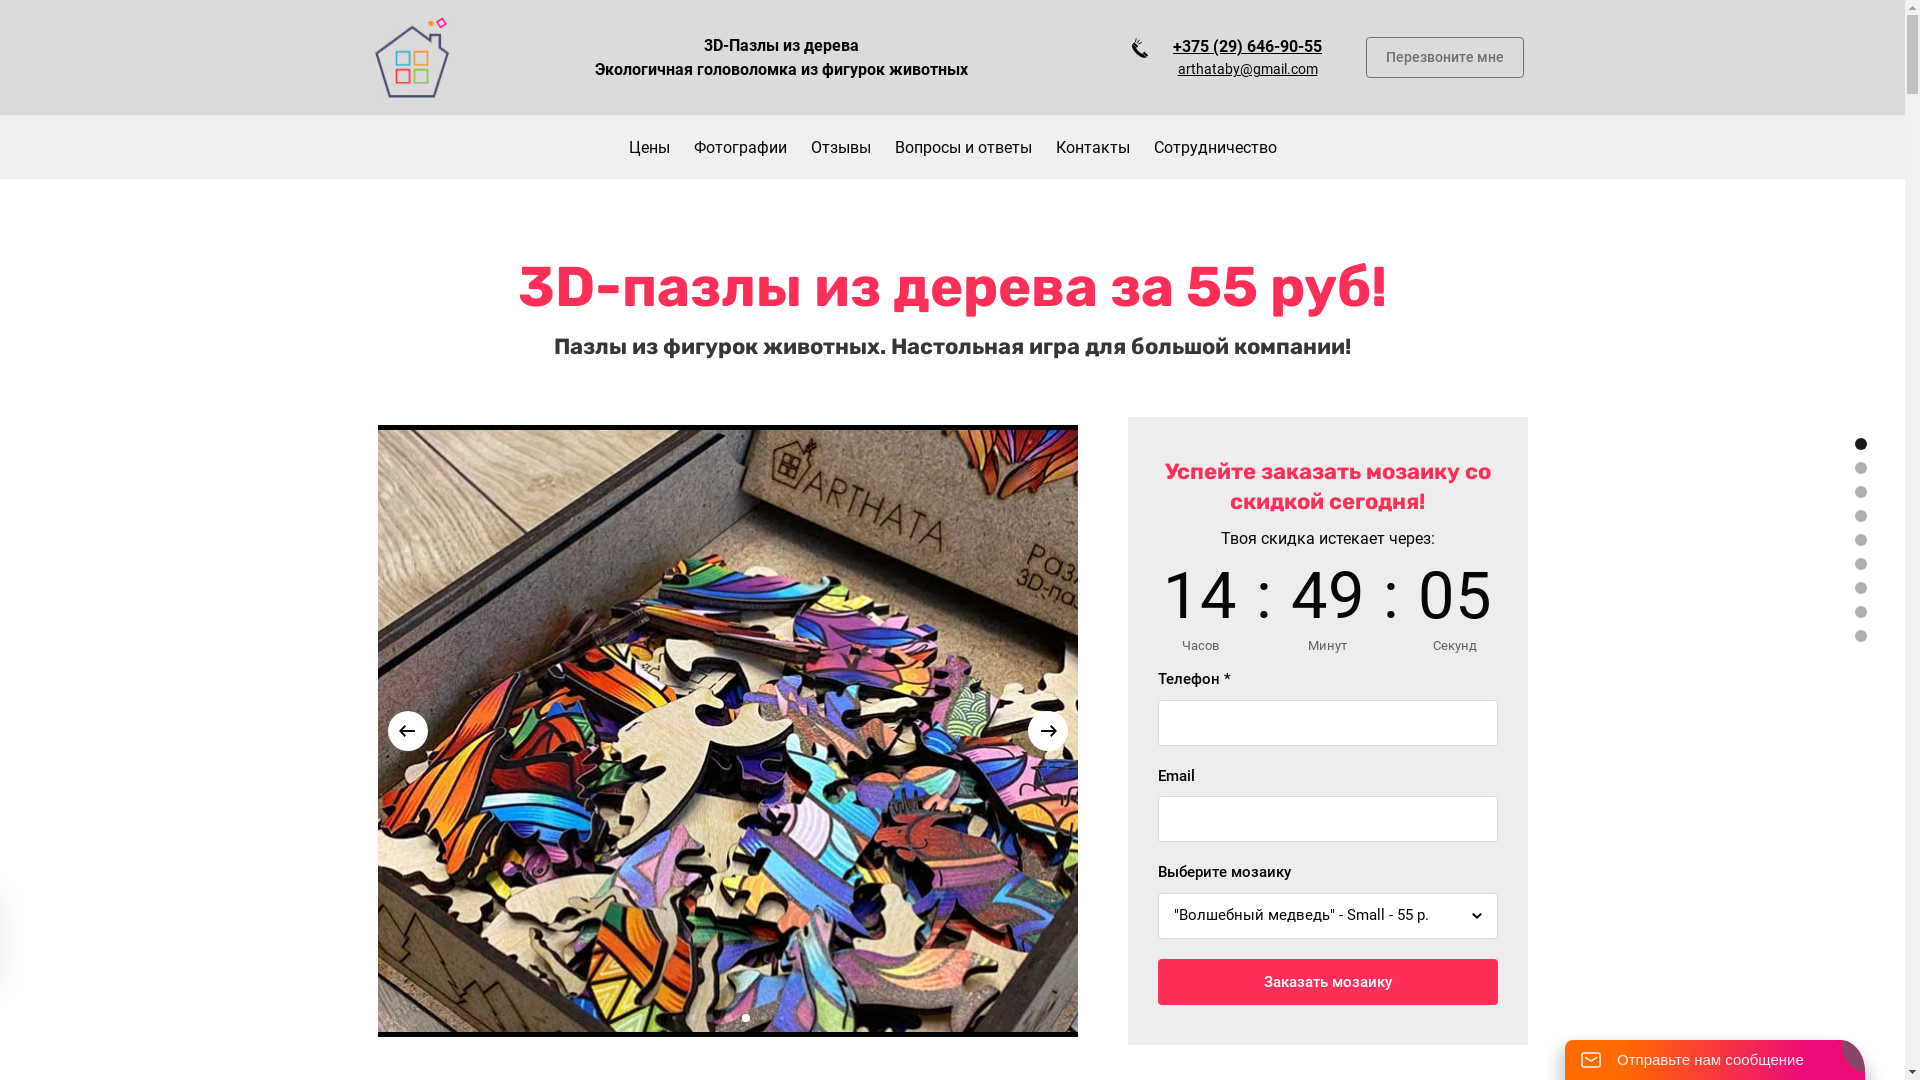  Describe the element at coordinates (1246, 45) in the screenshot. I see `'+375 (29) 646-90-55'` at that location.